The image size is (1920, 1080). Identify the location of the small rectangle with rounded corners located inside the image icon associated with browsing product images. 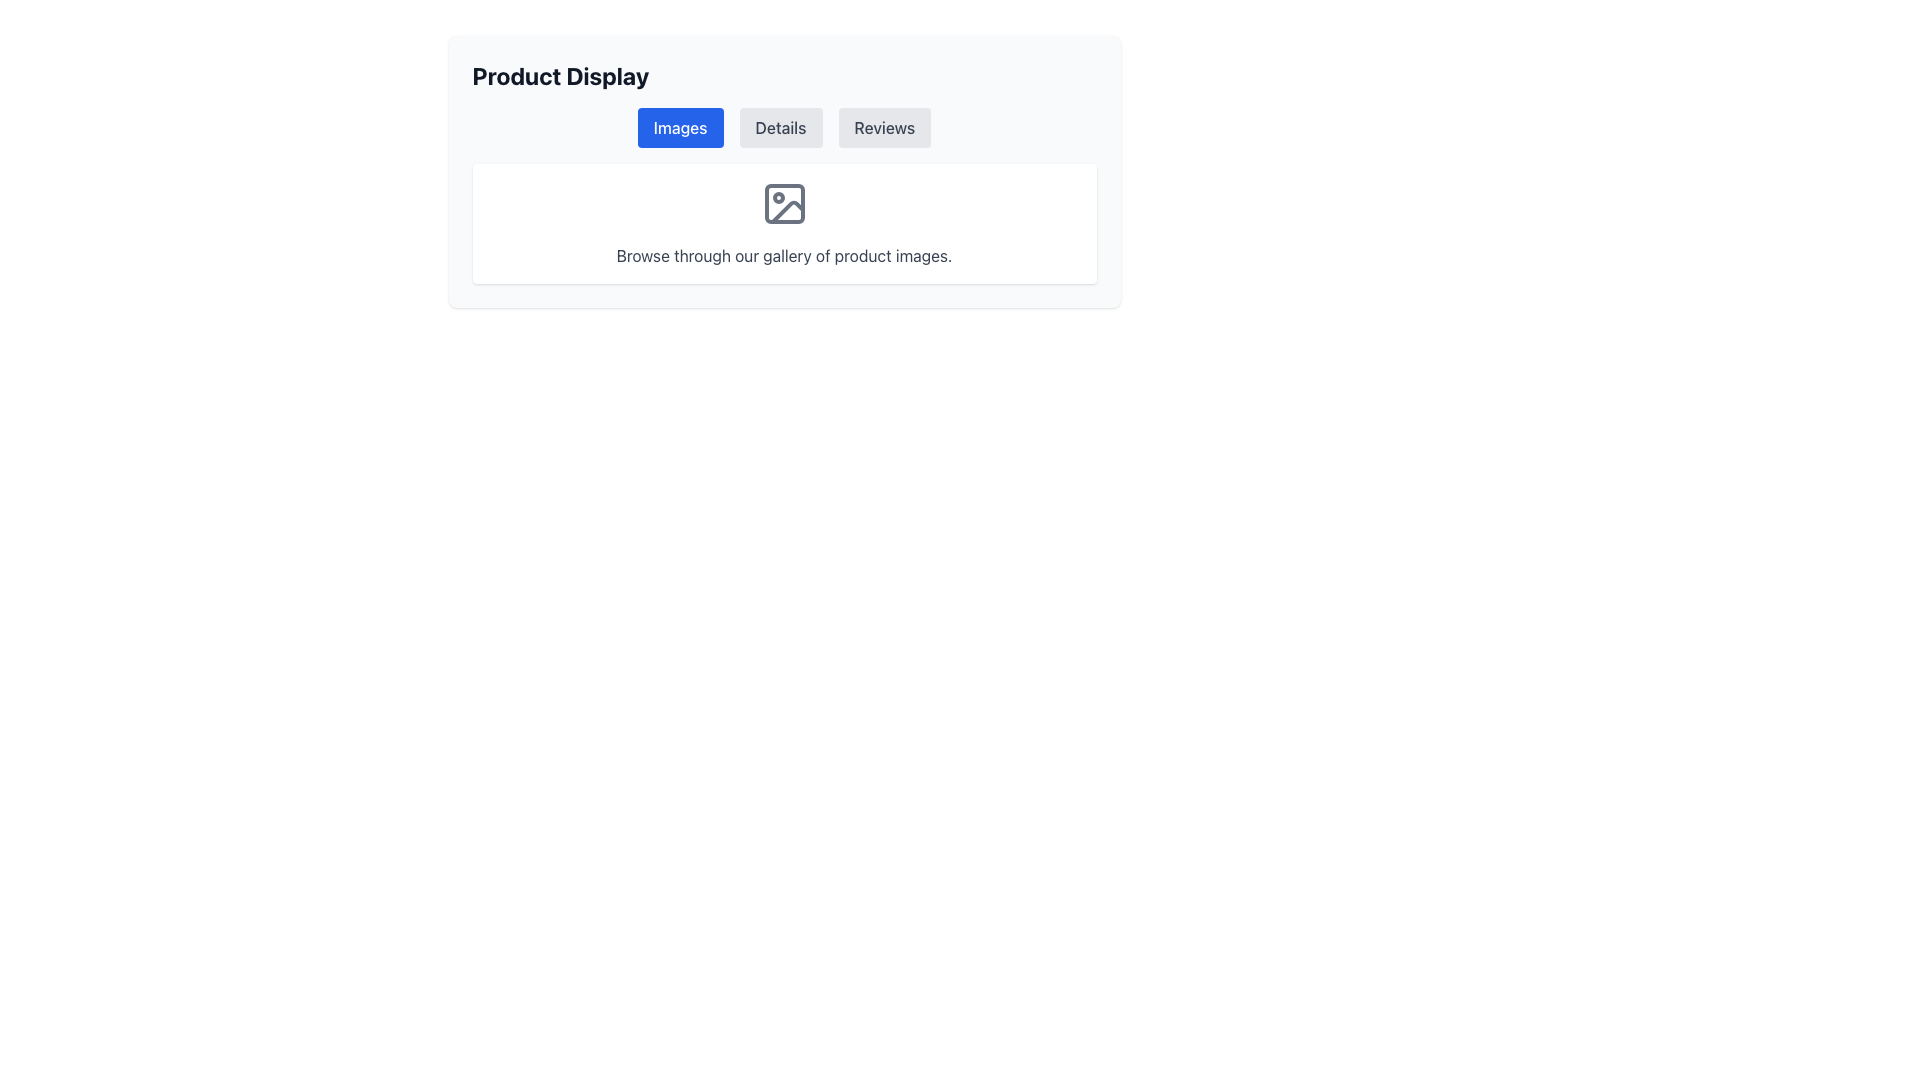
(783, 204).